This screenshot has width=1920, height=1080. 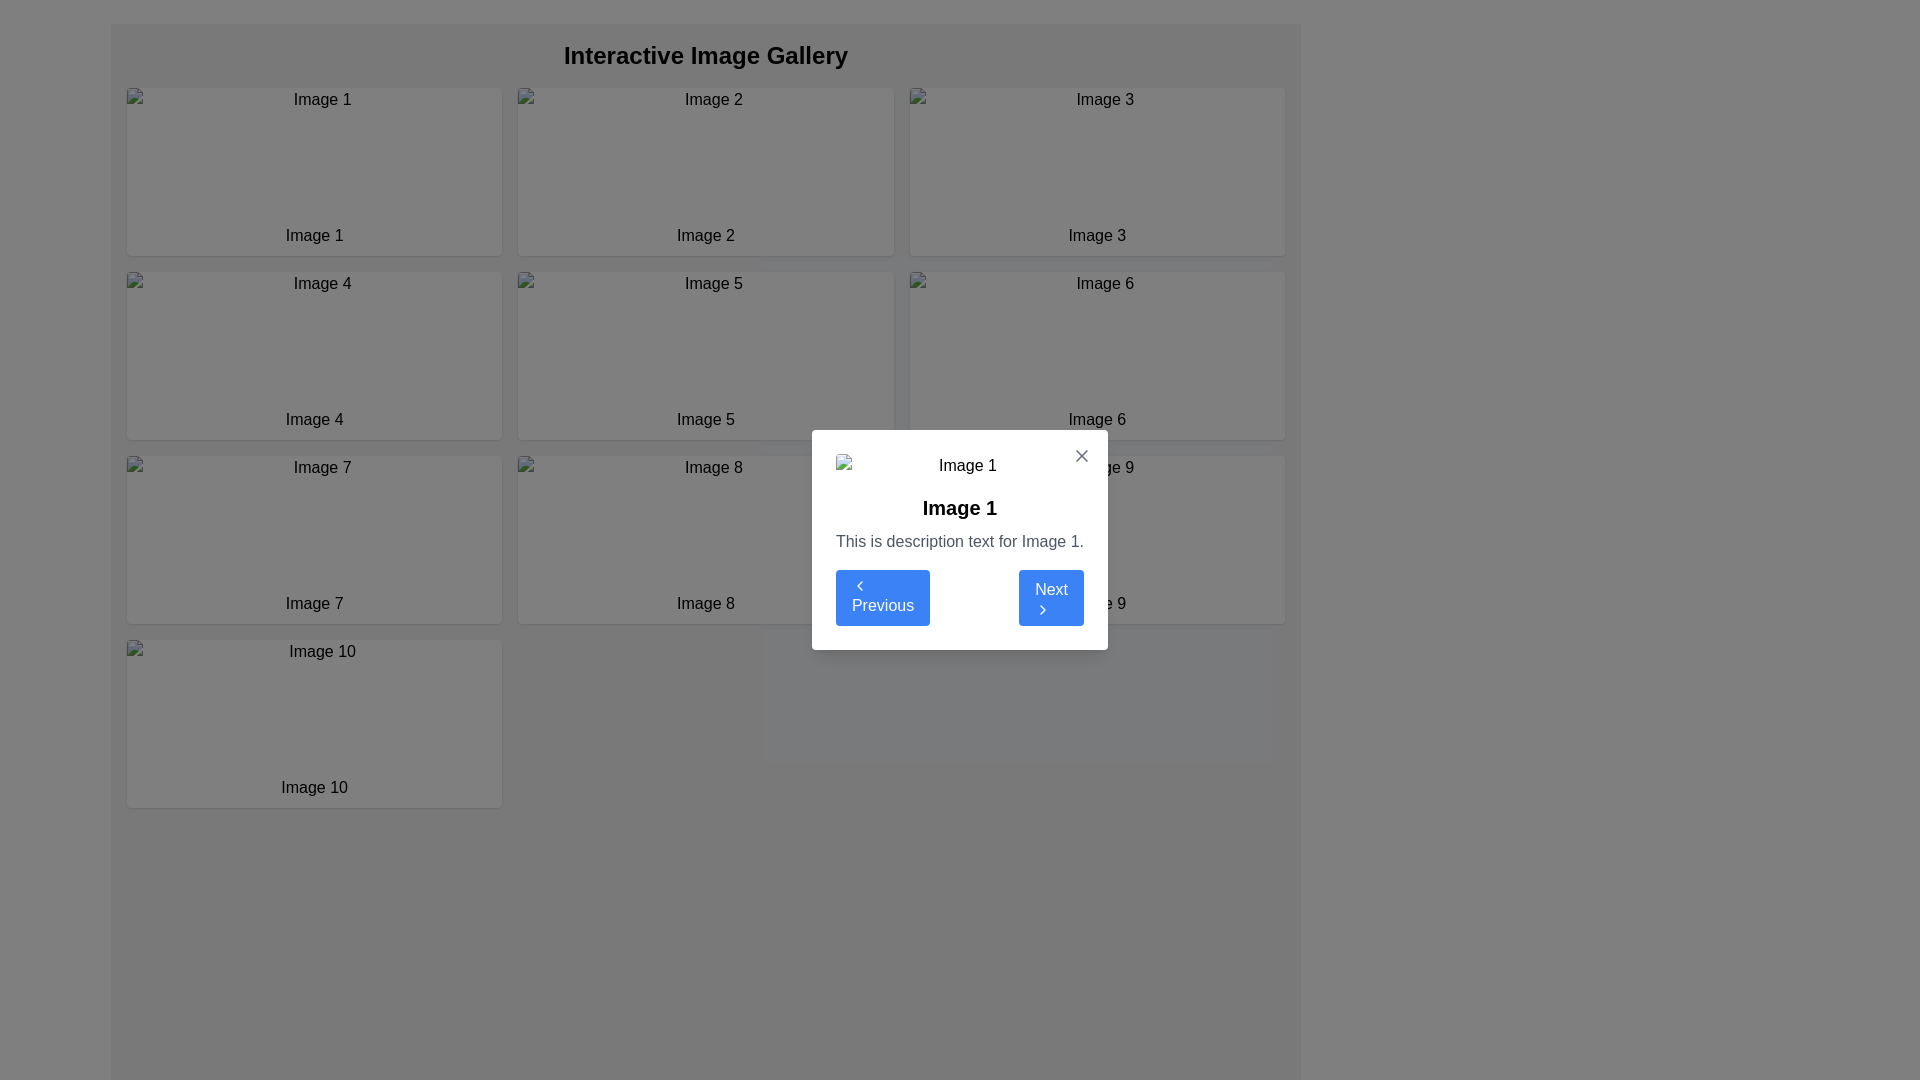 What do you see at coordinates (960, 596) in the screenshot?
I see `the 'Previous' or 'Next' button in the navigation bar located at the bottom of the modal window to trigger a visual change` at bounding box center [960, 596].